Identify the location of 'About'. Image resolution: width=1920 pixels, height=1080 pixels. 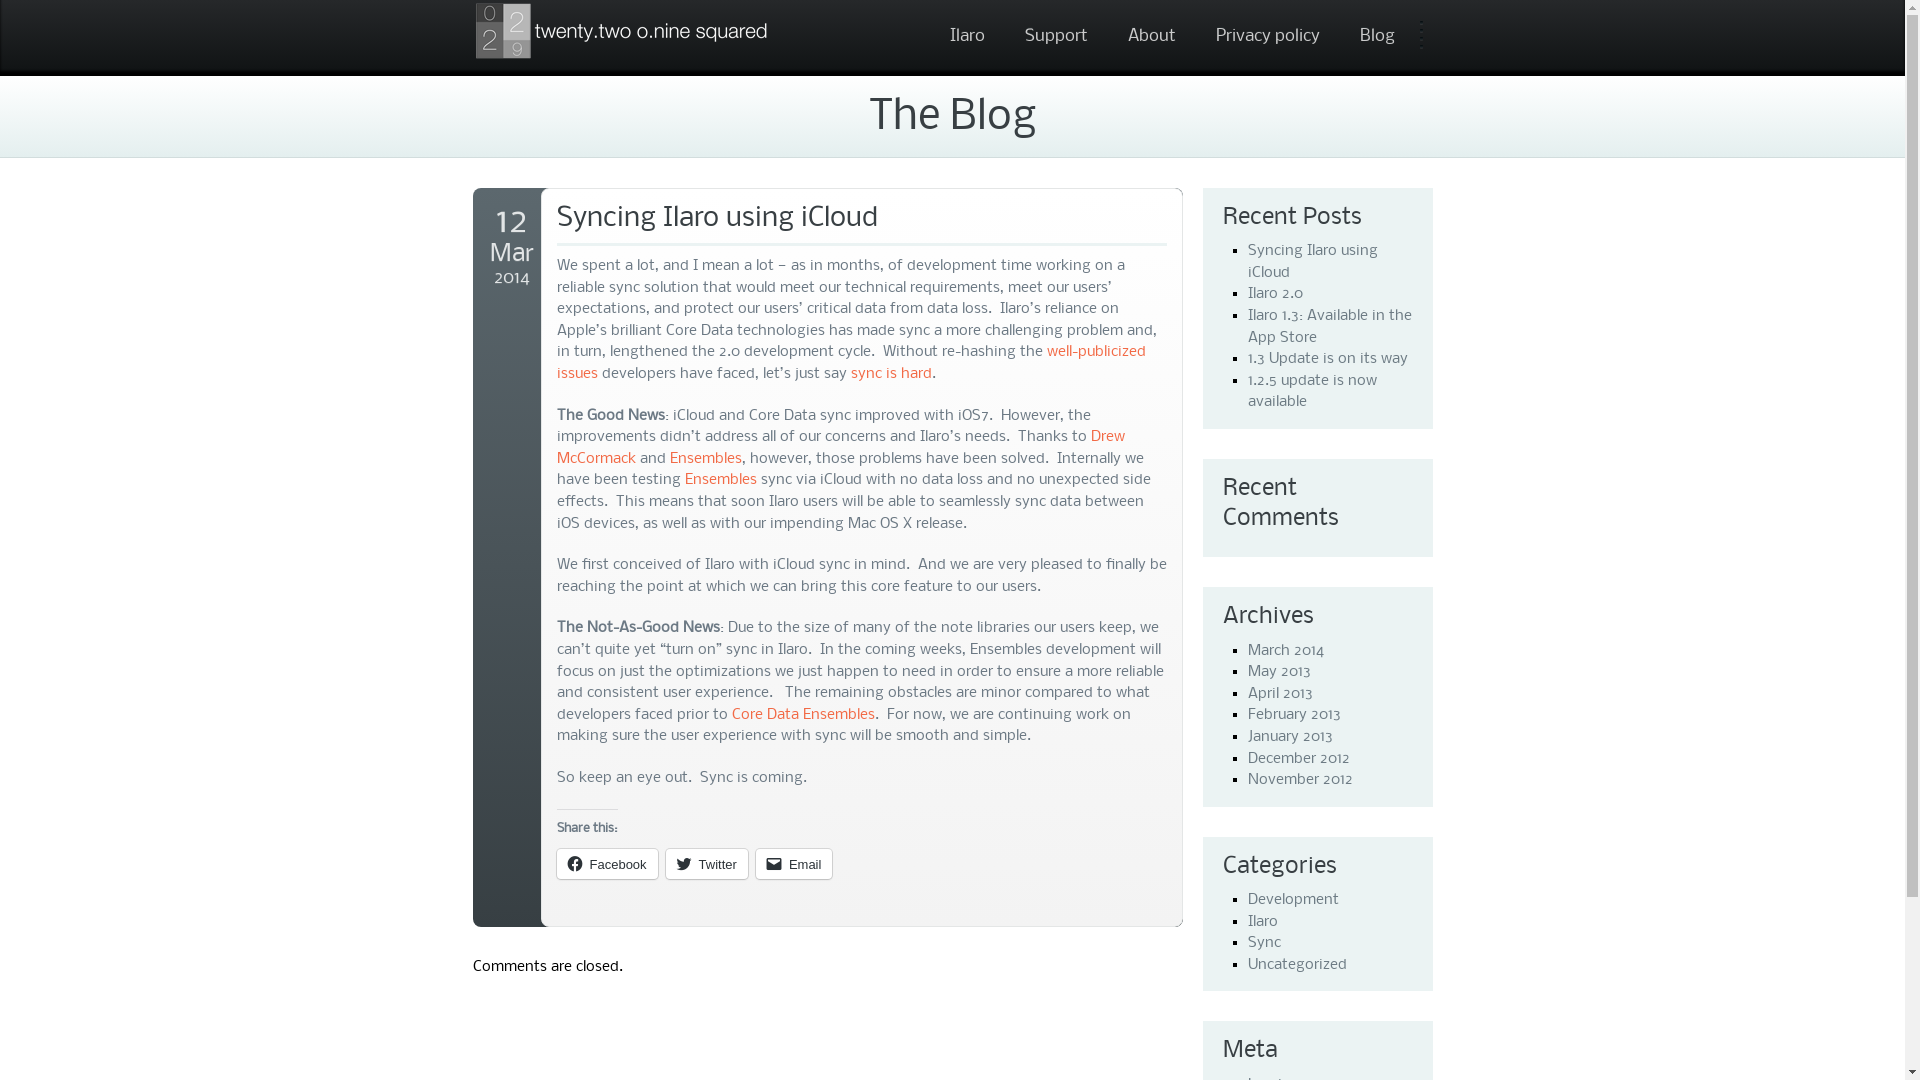
(1151, 35).